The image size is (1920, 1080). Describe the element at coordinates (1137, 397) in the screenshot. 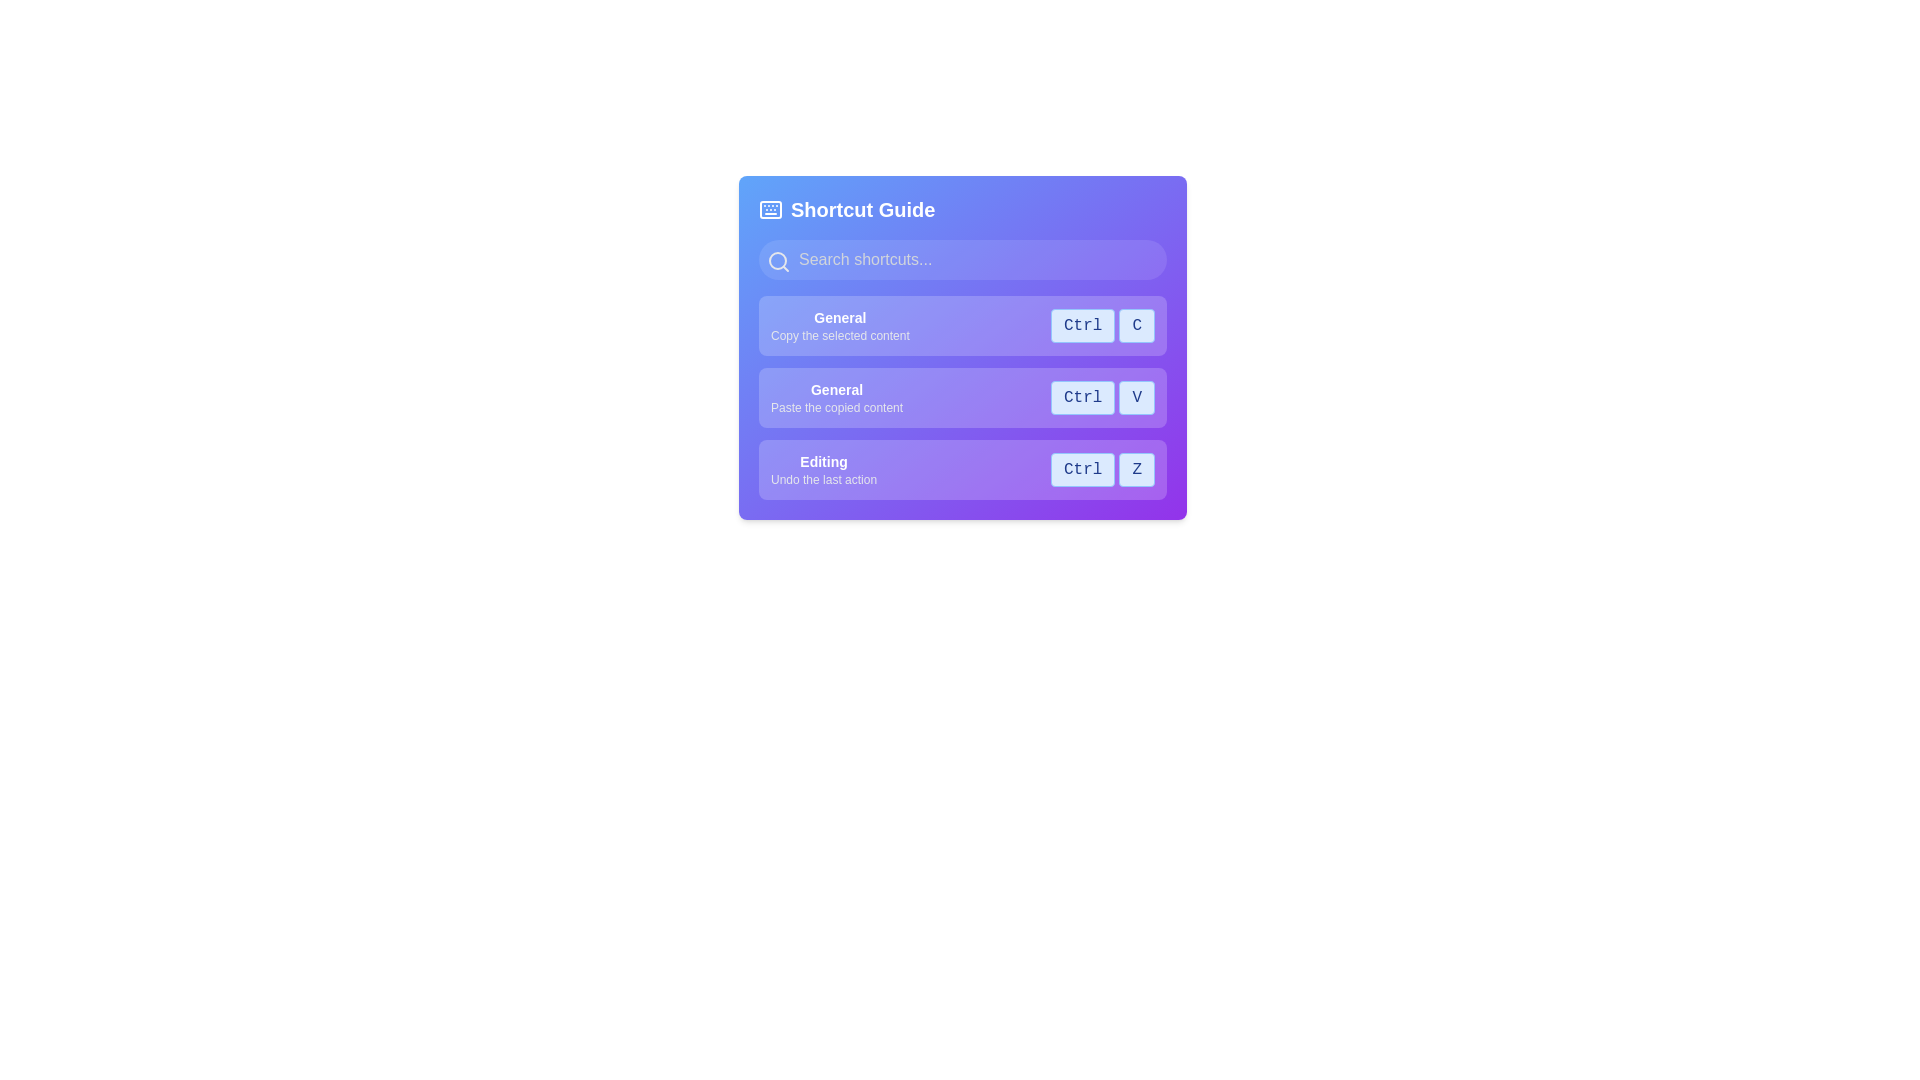

I see `the static visual label with a light blue background and dark blue 'V' text, located to the right of the 'Ctrl' button in the shortcut guide interface` at that location.